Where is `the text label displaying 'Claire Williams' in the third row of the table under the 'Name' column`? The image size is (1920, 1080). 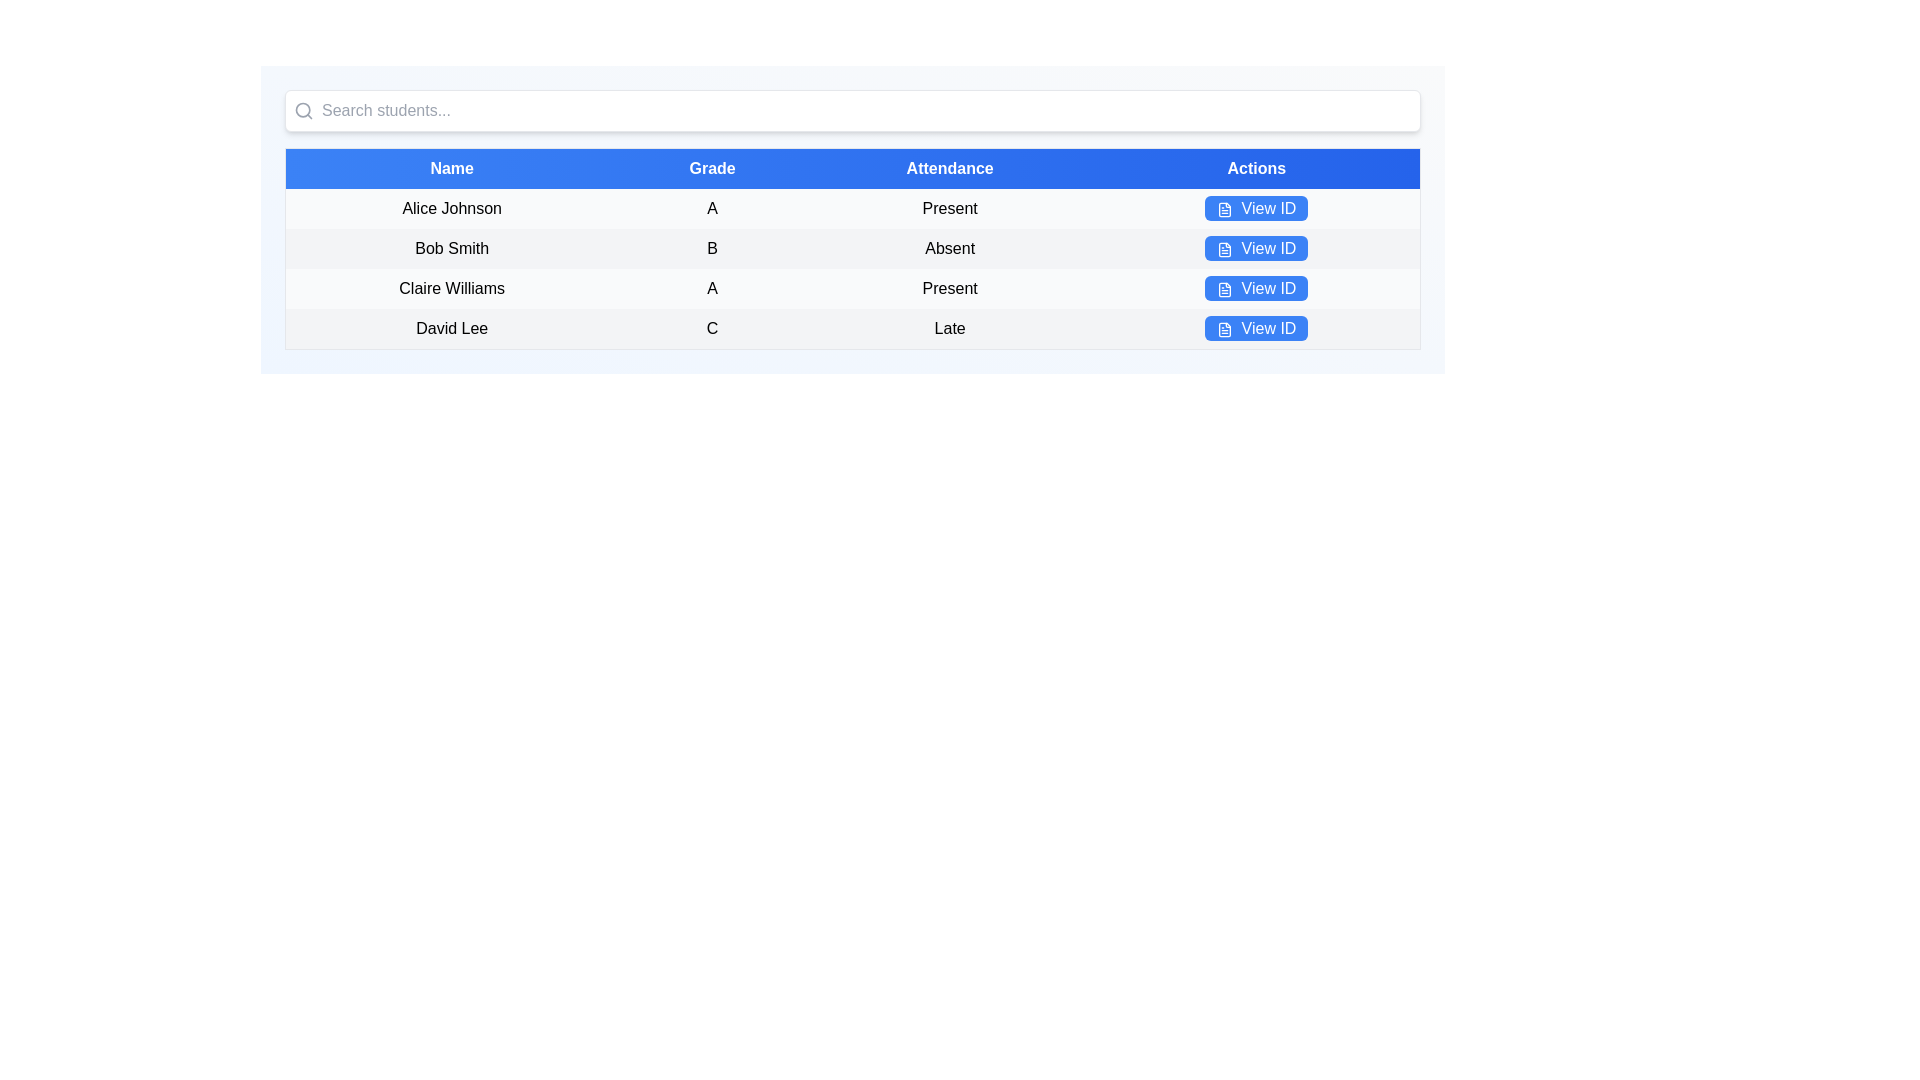 the text label displaying 'Claire Williams' in the third row of the table under the 'Name' column is located at coordinates (450, 289).